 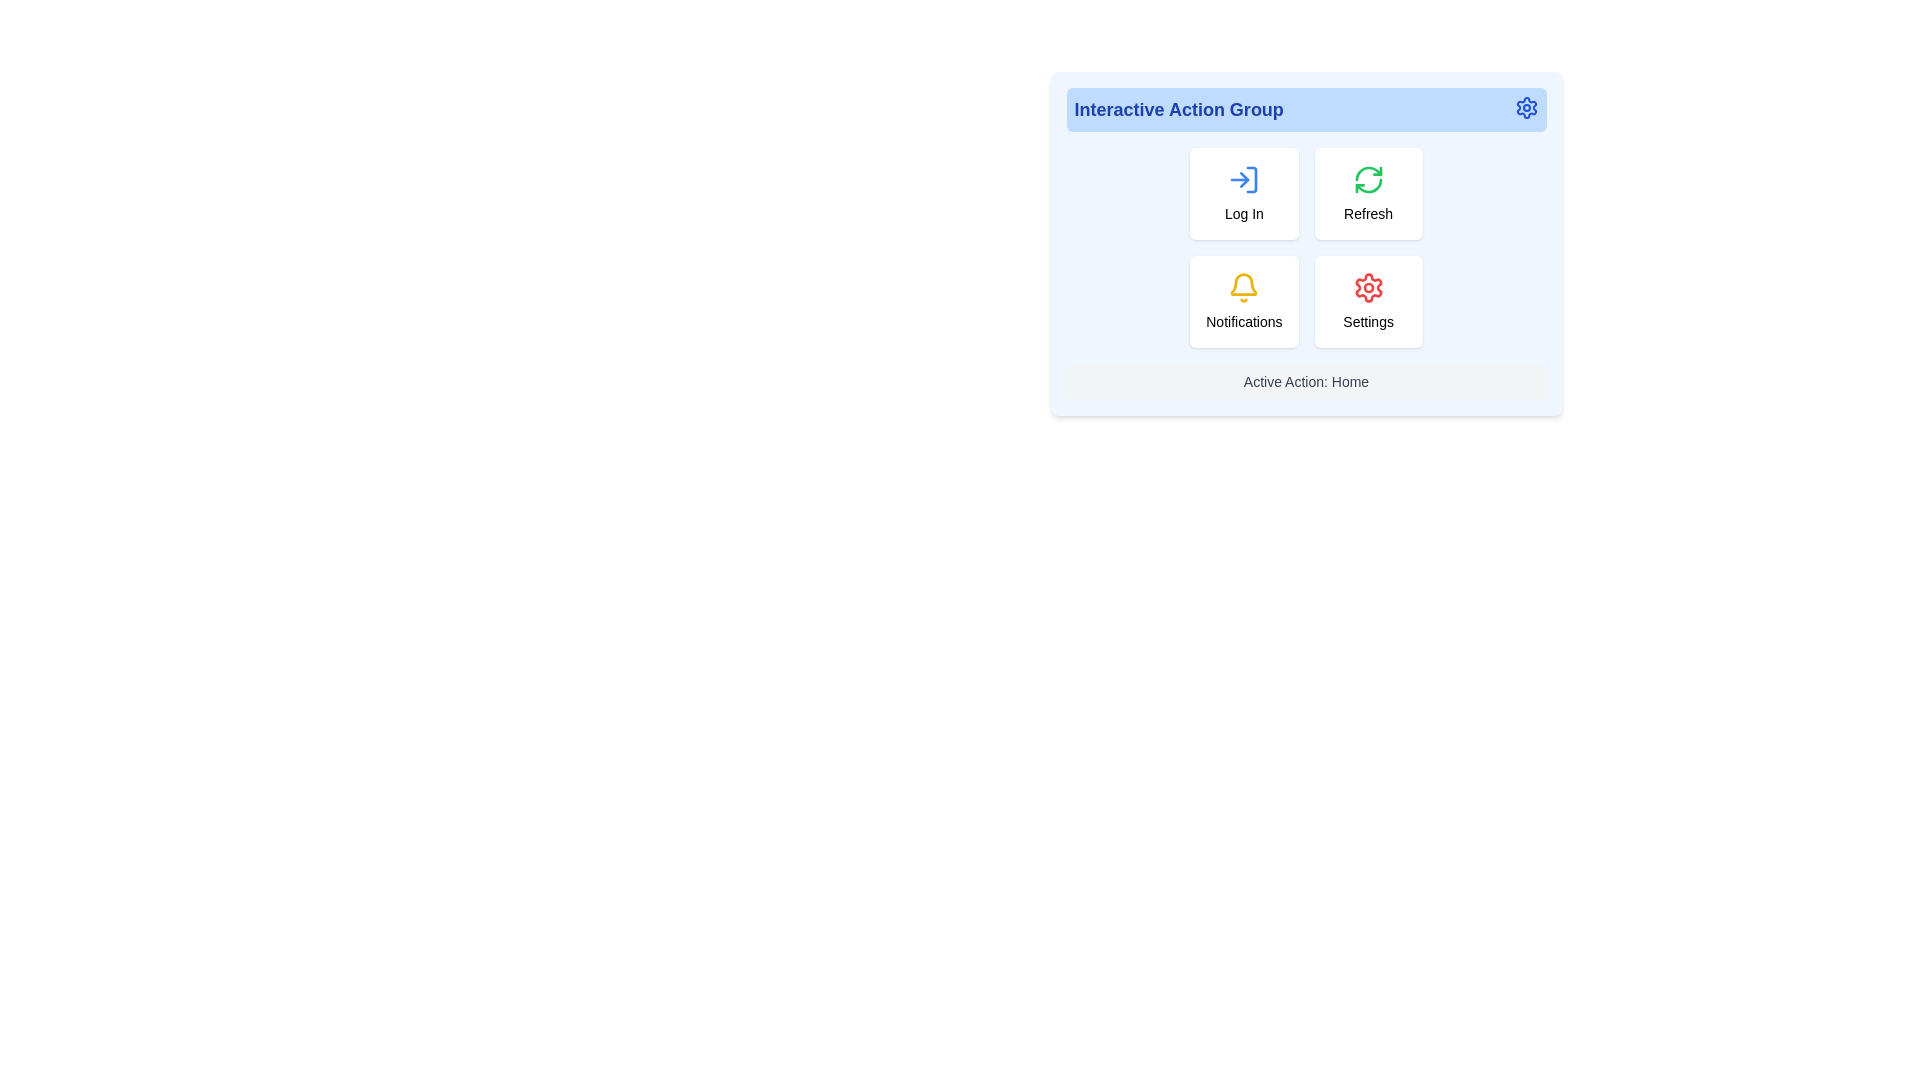 What do you see at coordinates (1306, 381) in the screenshot?
I see `the informational banner that displays 'Active Action: Home', which is styled with a light gray background and rounded corners, located within the 'Interactive Action Group' at the bottom` at bounding box center [1306, 381].